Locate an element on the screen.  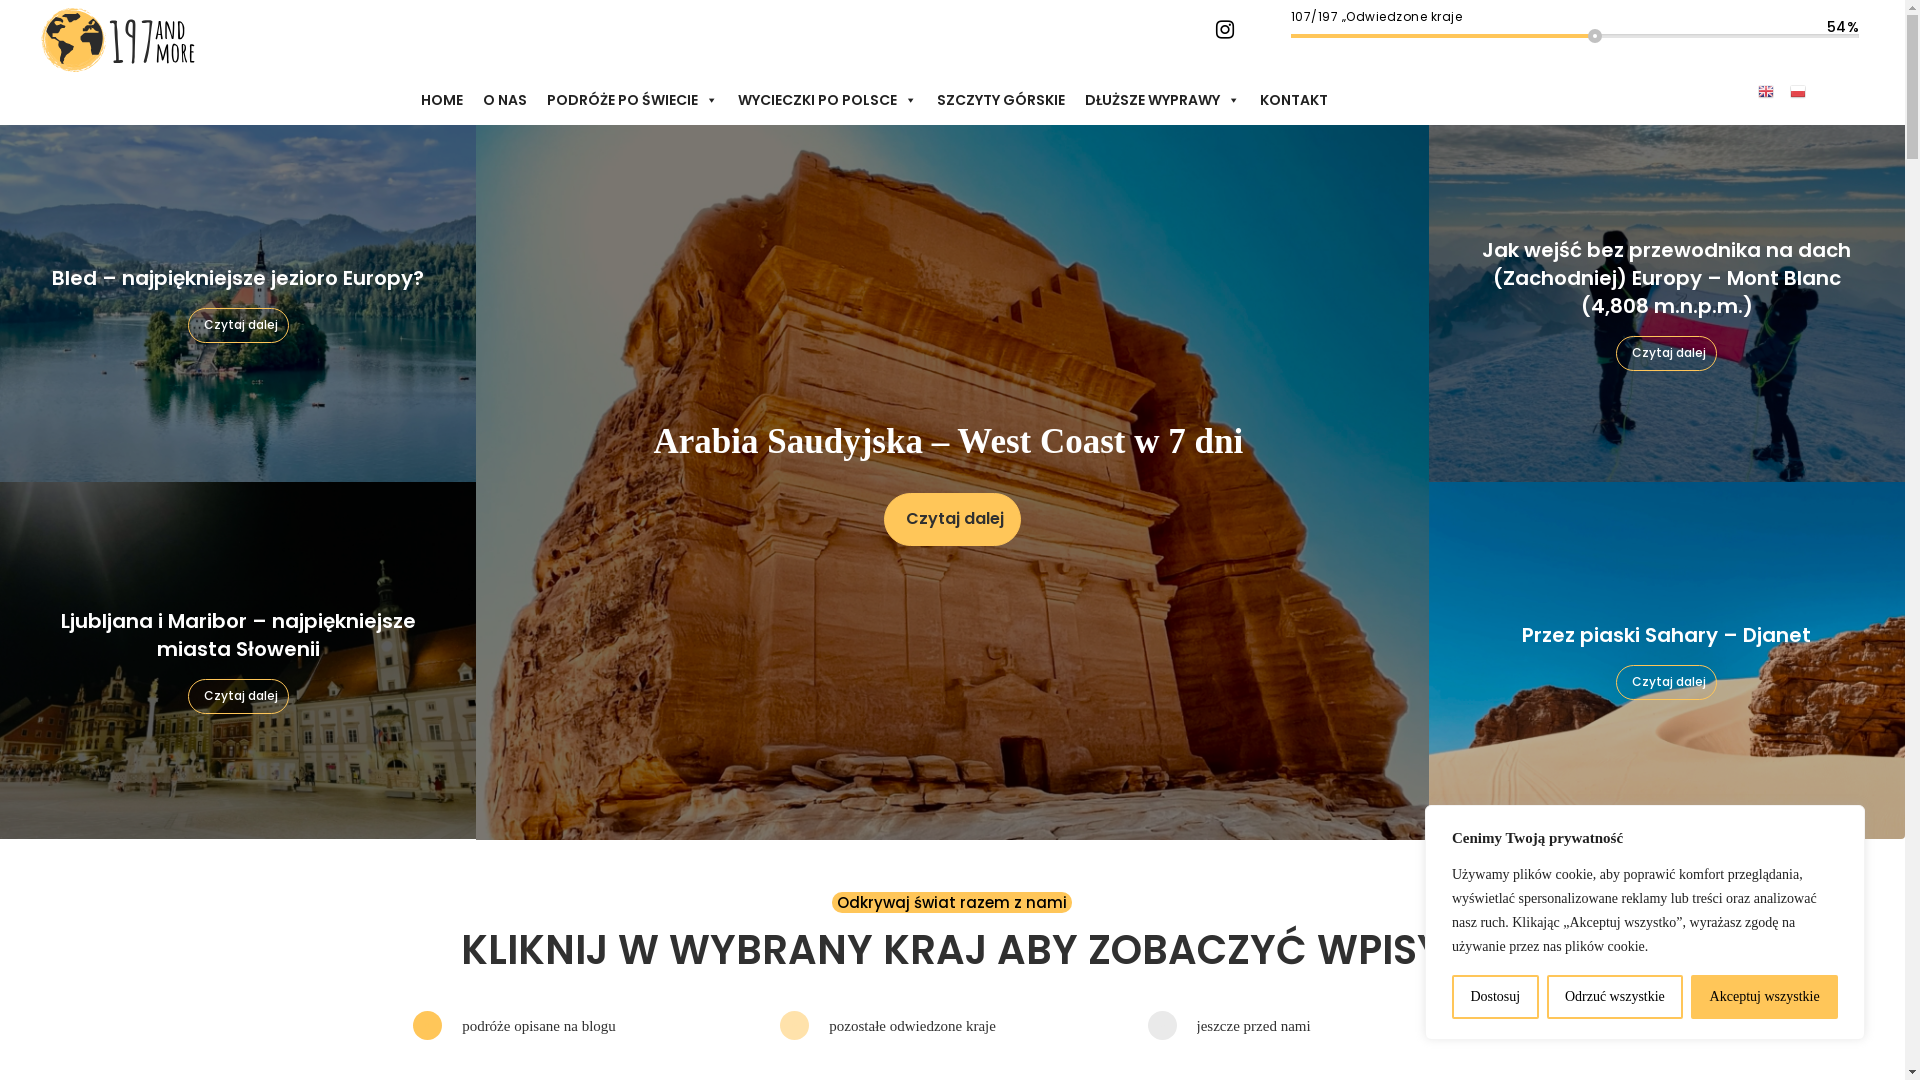
'O NAS' is located at coordinates (504, 100).